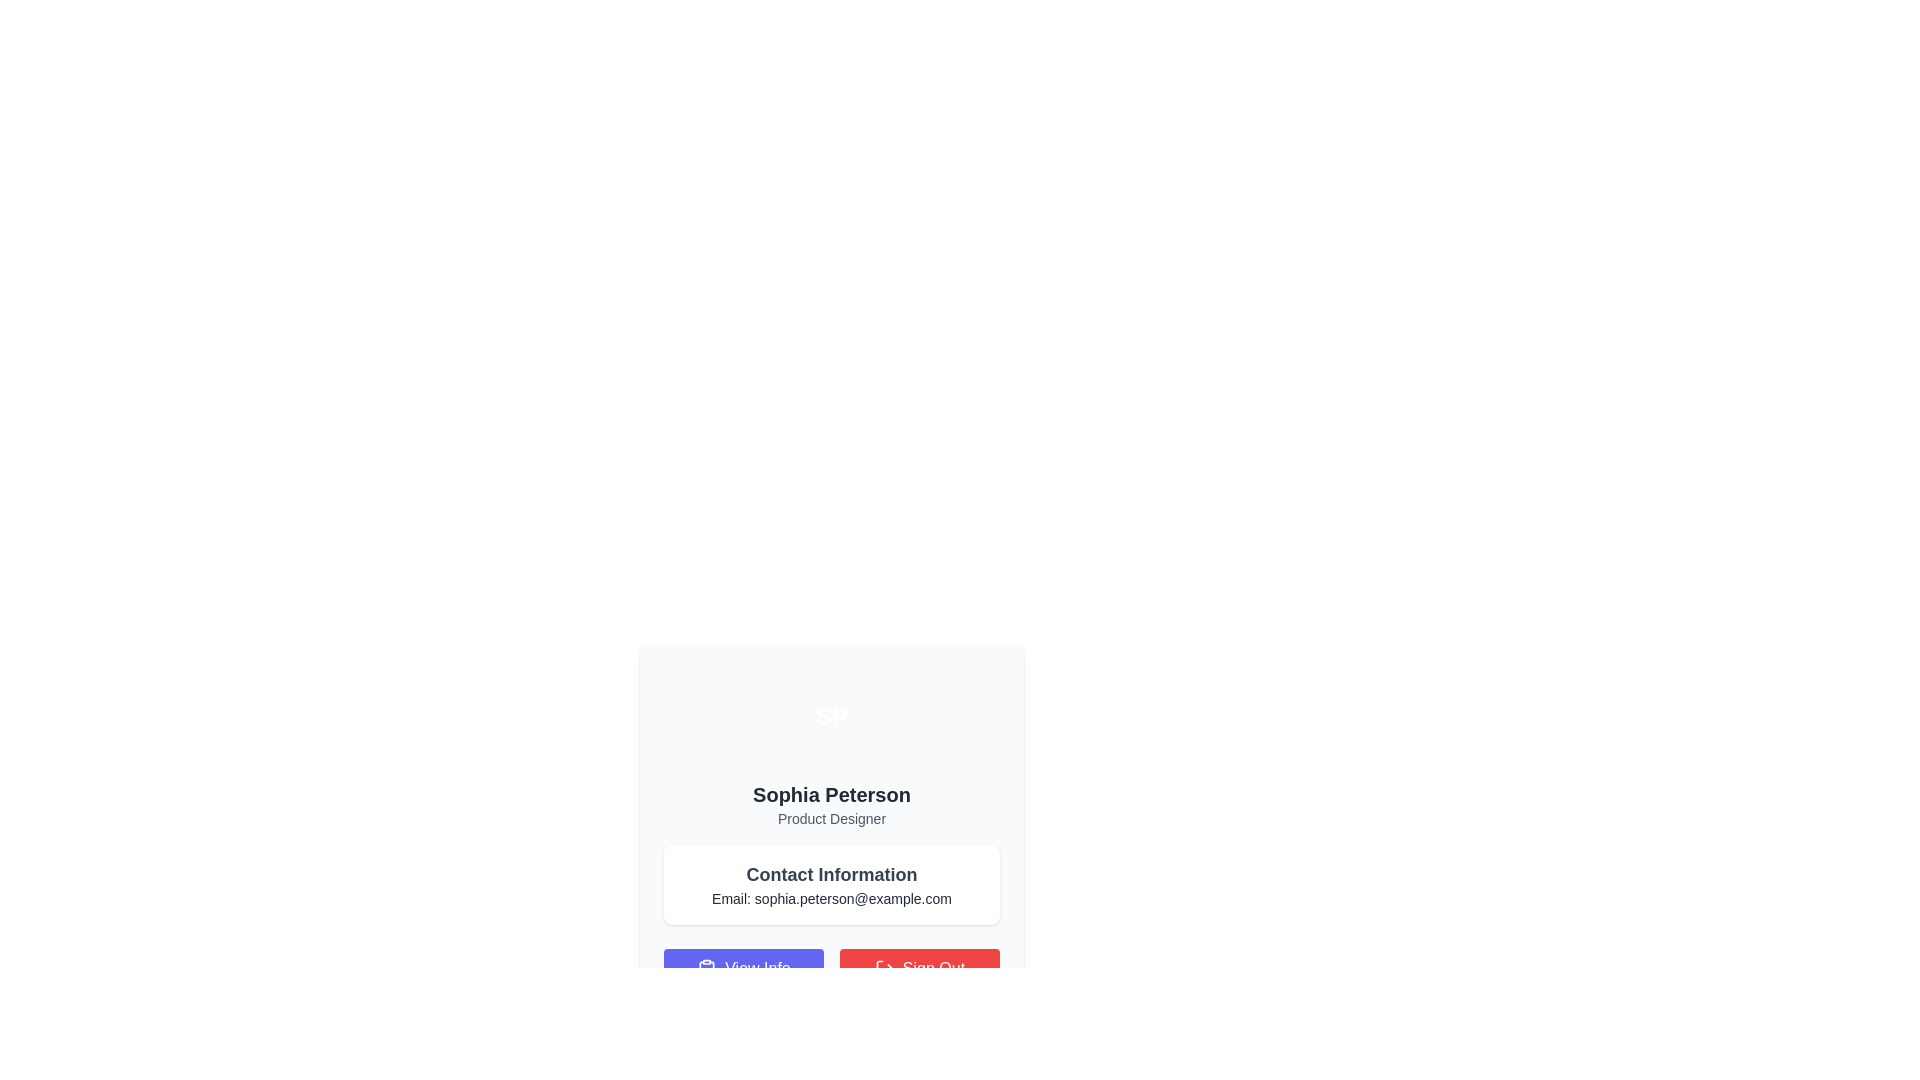 This screenshot has width=1920, height=1080. I want to click on the text display element that shows the user name 'Sophia Peterson', located below the avatar component and above 'Product Designer', so click(831, 793).